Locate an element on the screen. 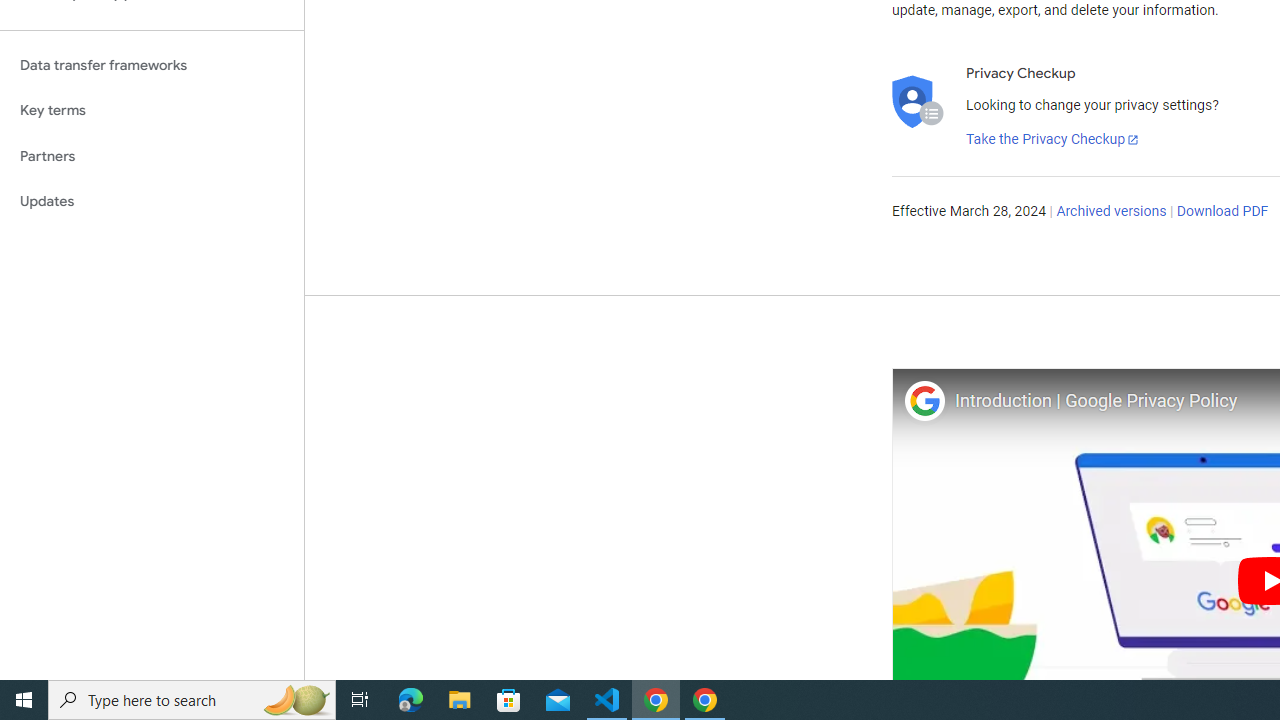 The width and height of the screenshot is (1280, 720). 'Archived versions' is located at coordinates (1110, 212).